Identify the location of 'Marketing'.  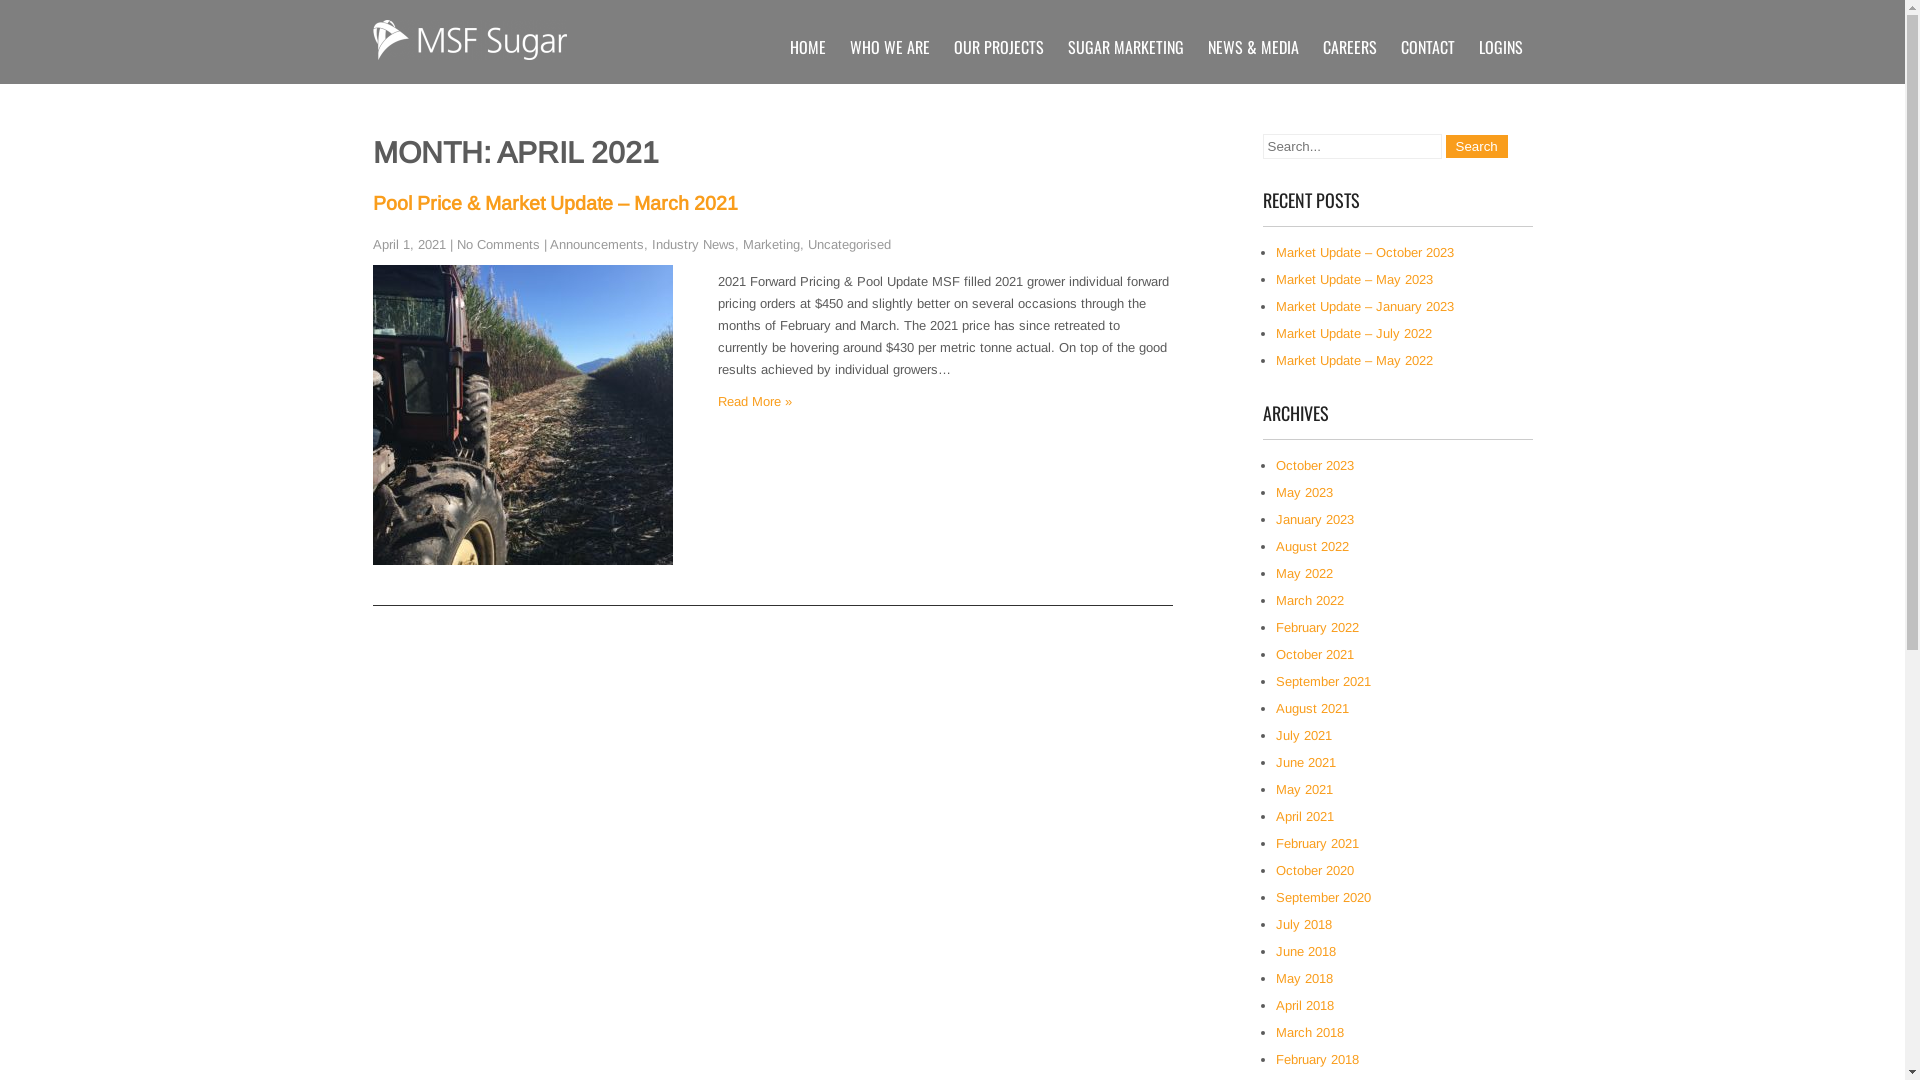
(741, 243).